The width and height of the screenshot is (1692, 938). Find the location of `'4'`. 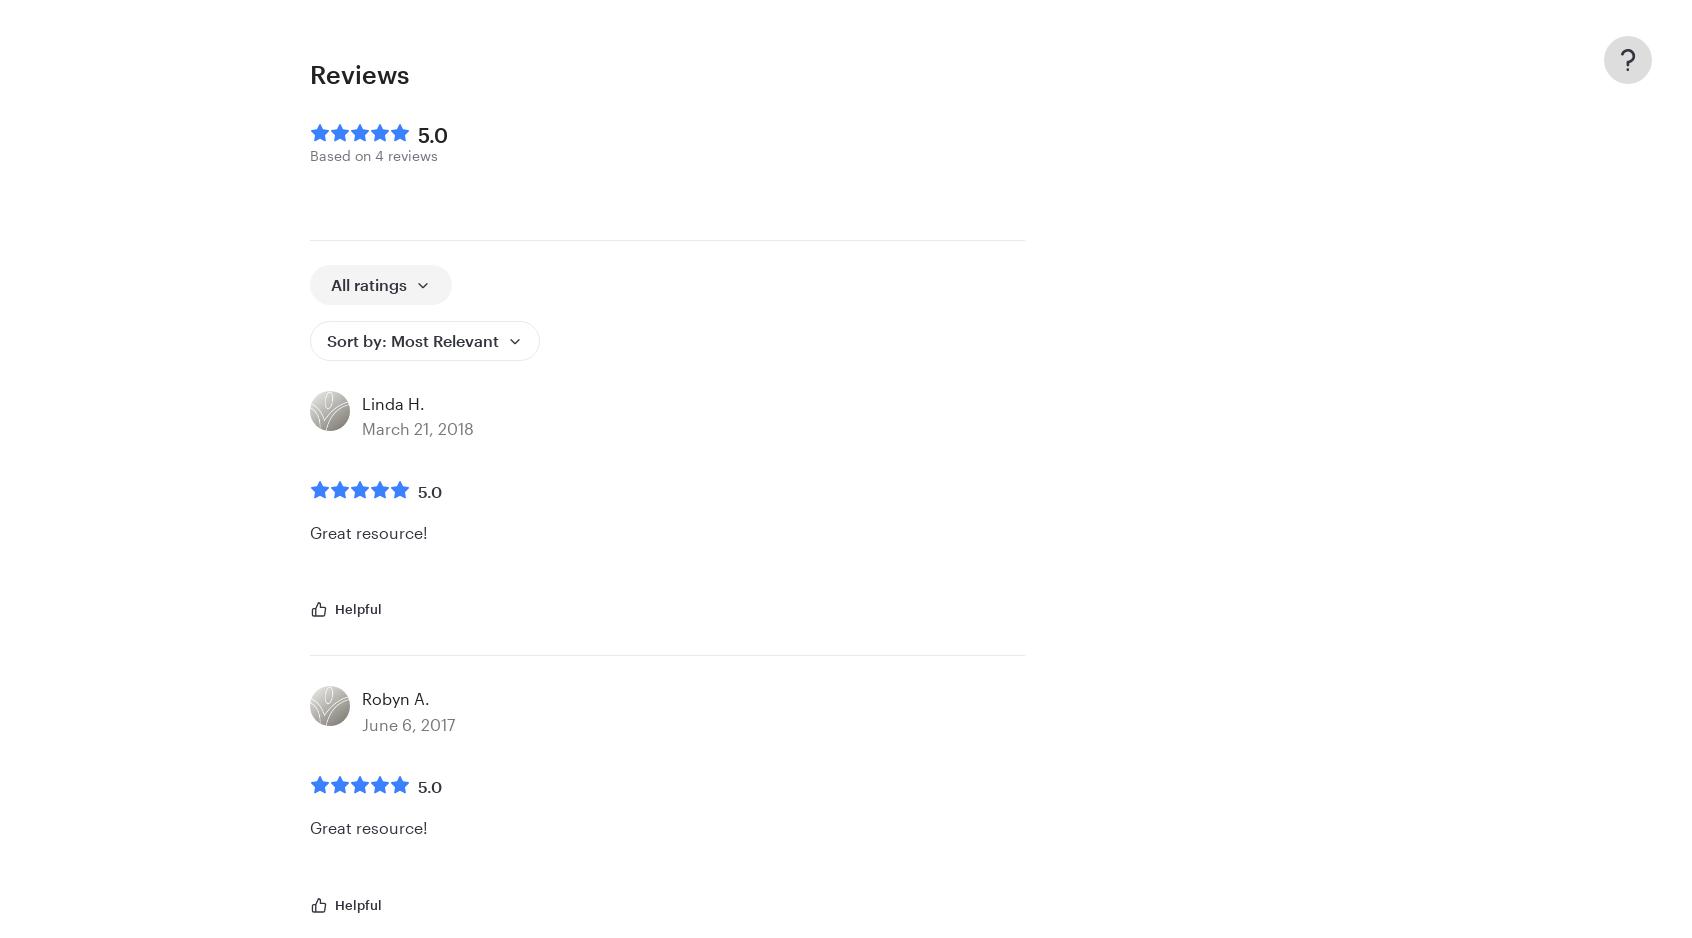

'4' is located at coordinates (379, 155).